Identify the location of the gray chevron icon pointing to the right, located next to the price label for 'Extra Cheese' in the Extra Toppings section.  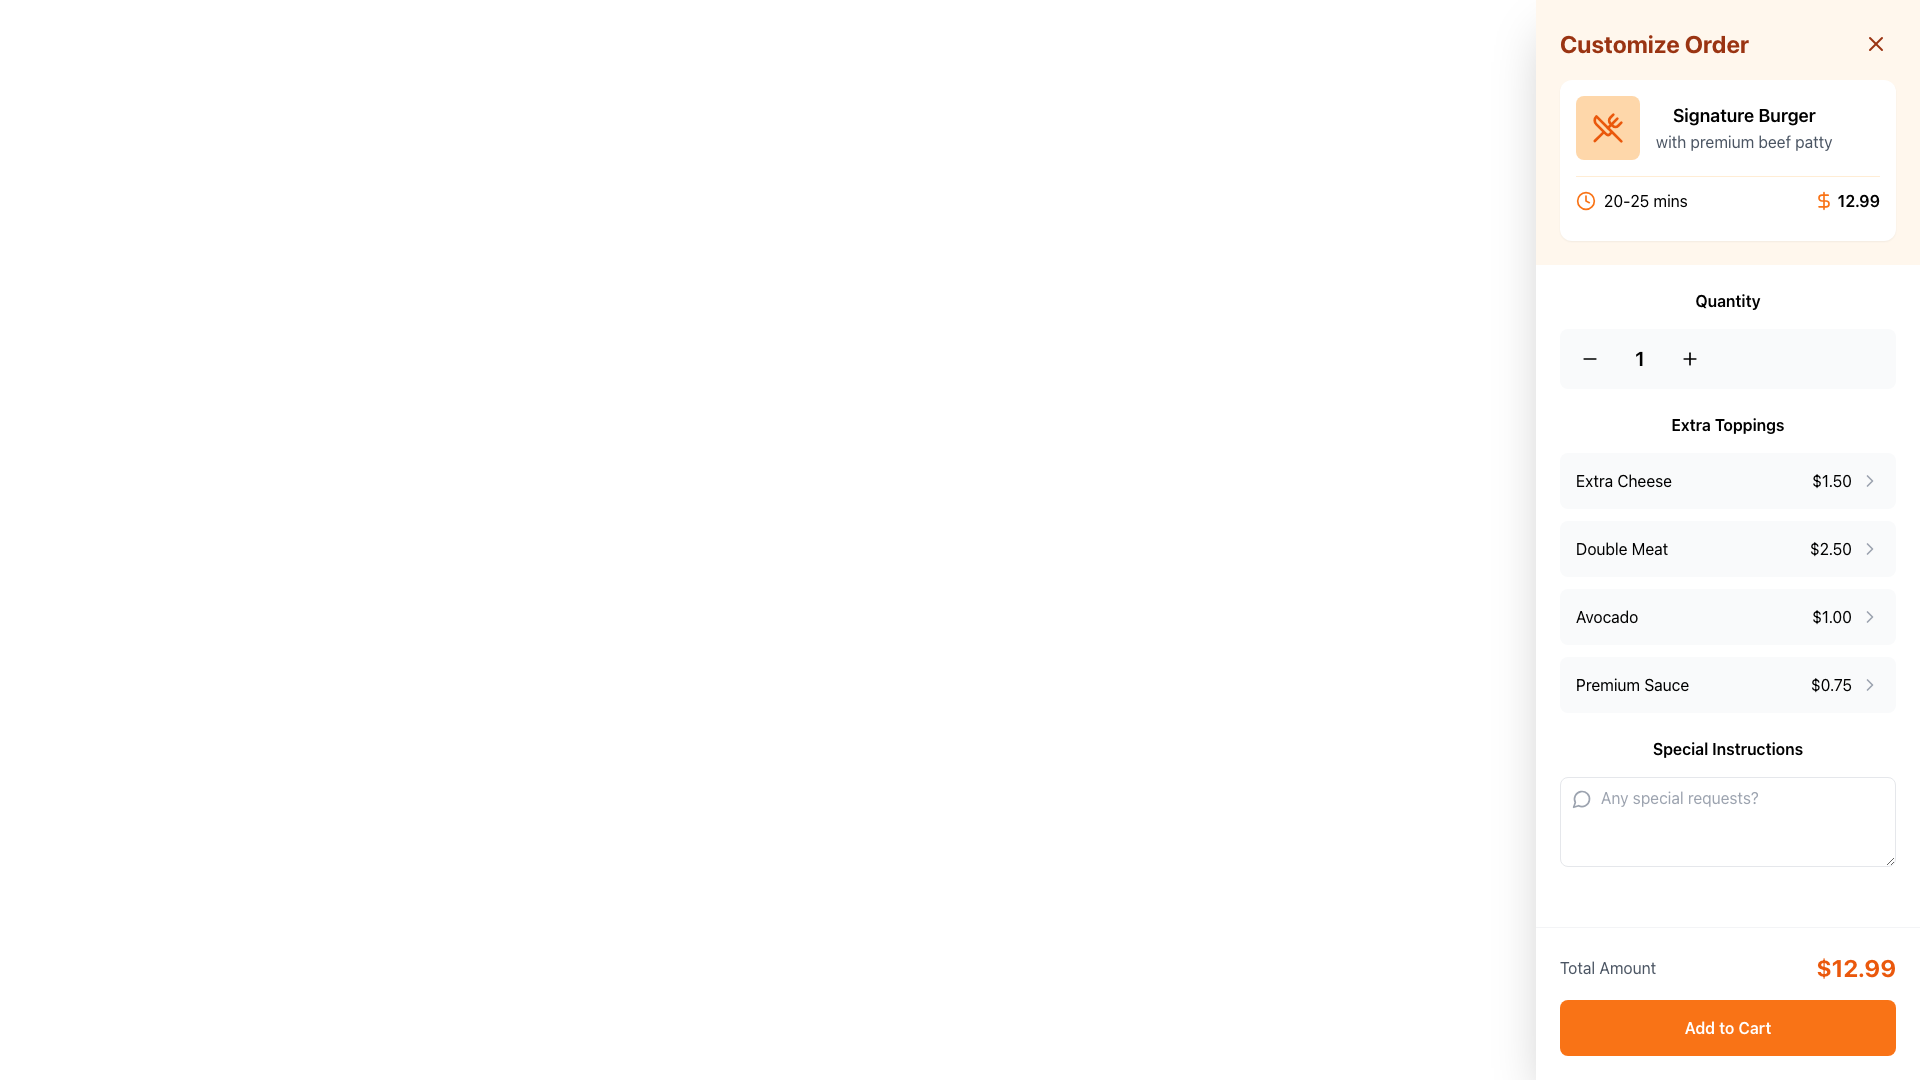
(1869, 481).